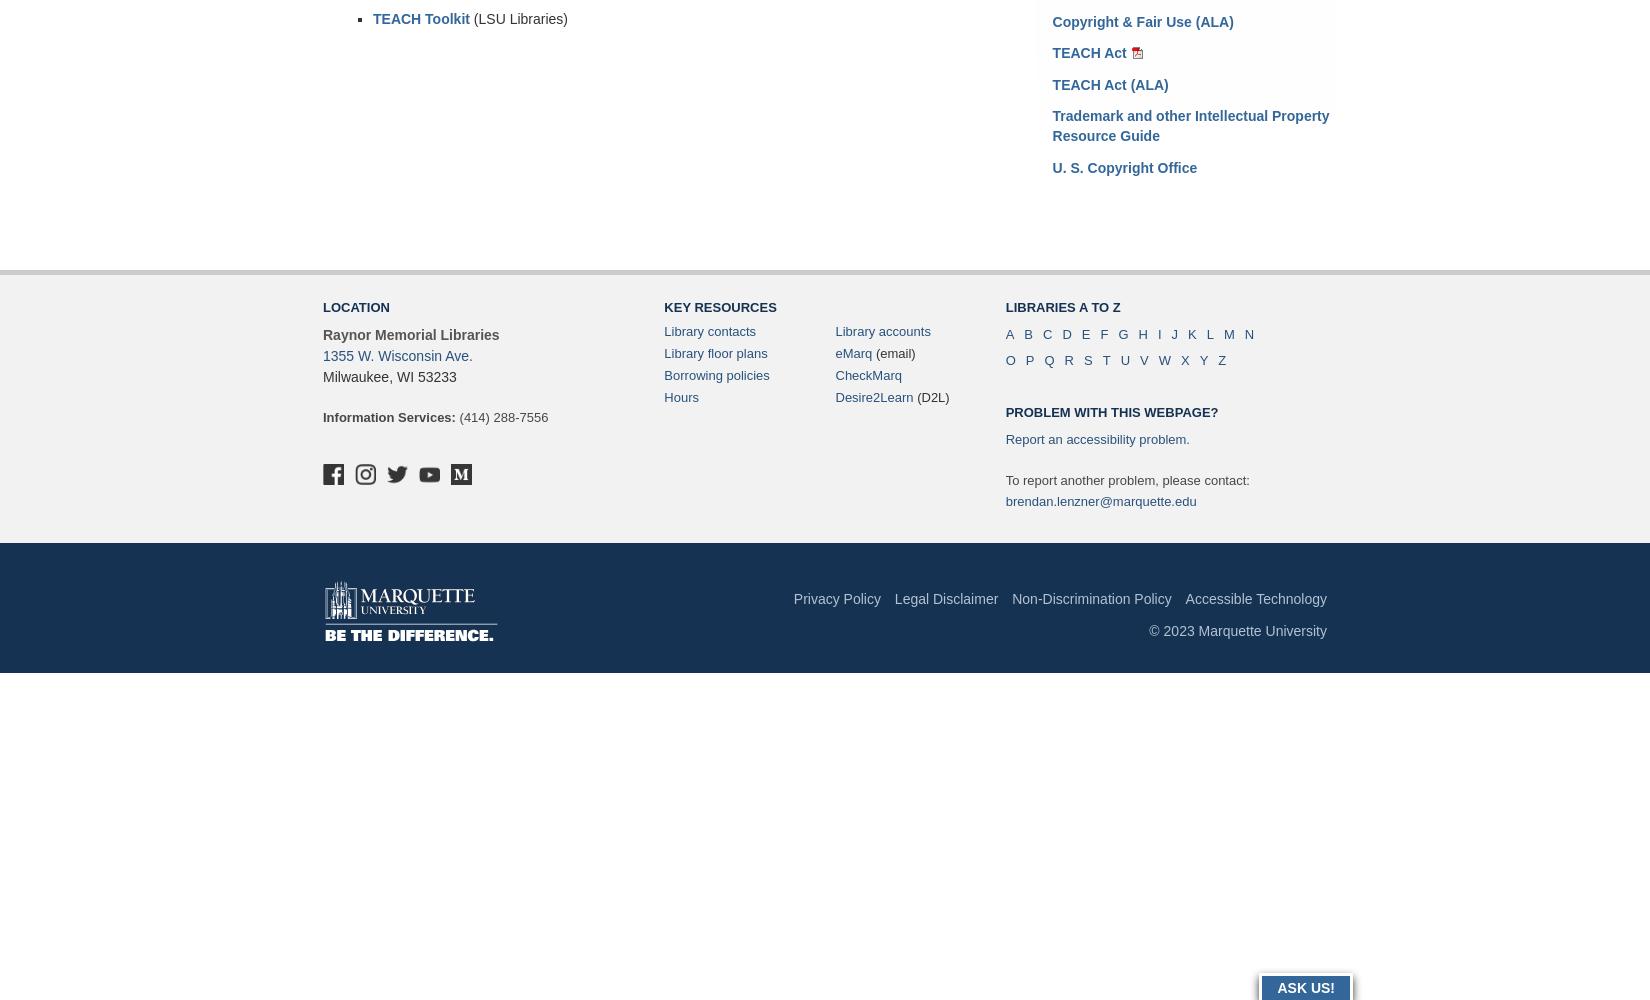 This screenshot has width=1650, height=1000. Describe the element at coordinates (1304, 987) in the screenshot. I see `'Ask us!'` at that location.